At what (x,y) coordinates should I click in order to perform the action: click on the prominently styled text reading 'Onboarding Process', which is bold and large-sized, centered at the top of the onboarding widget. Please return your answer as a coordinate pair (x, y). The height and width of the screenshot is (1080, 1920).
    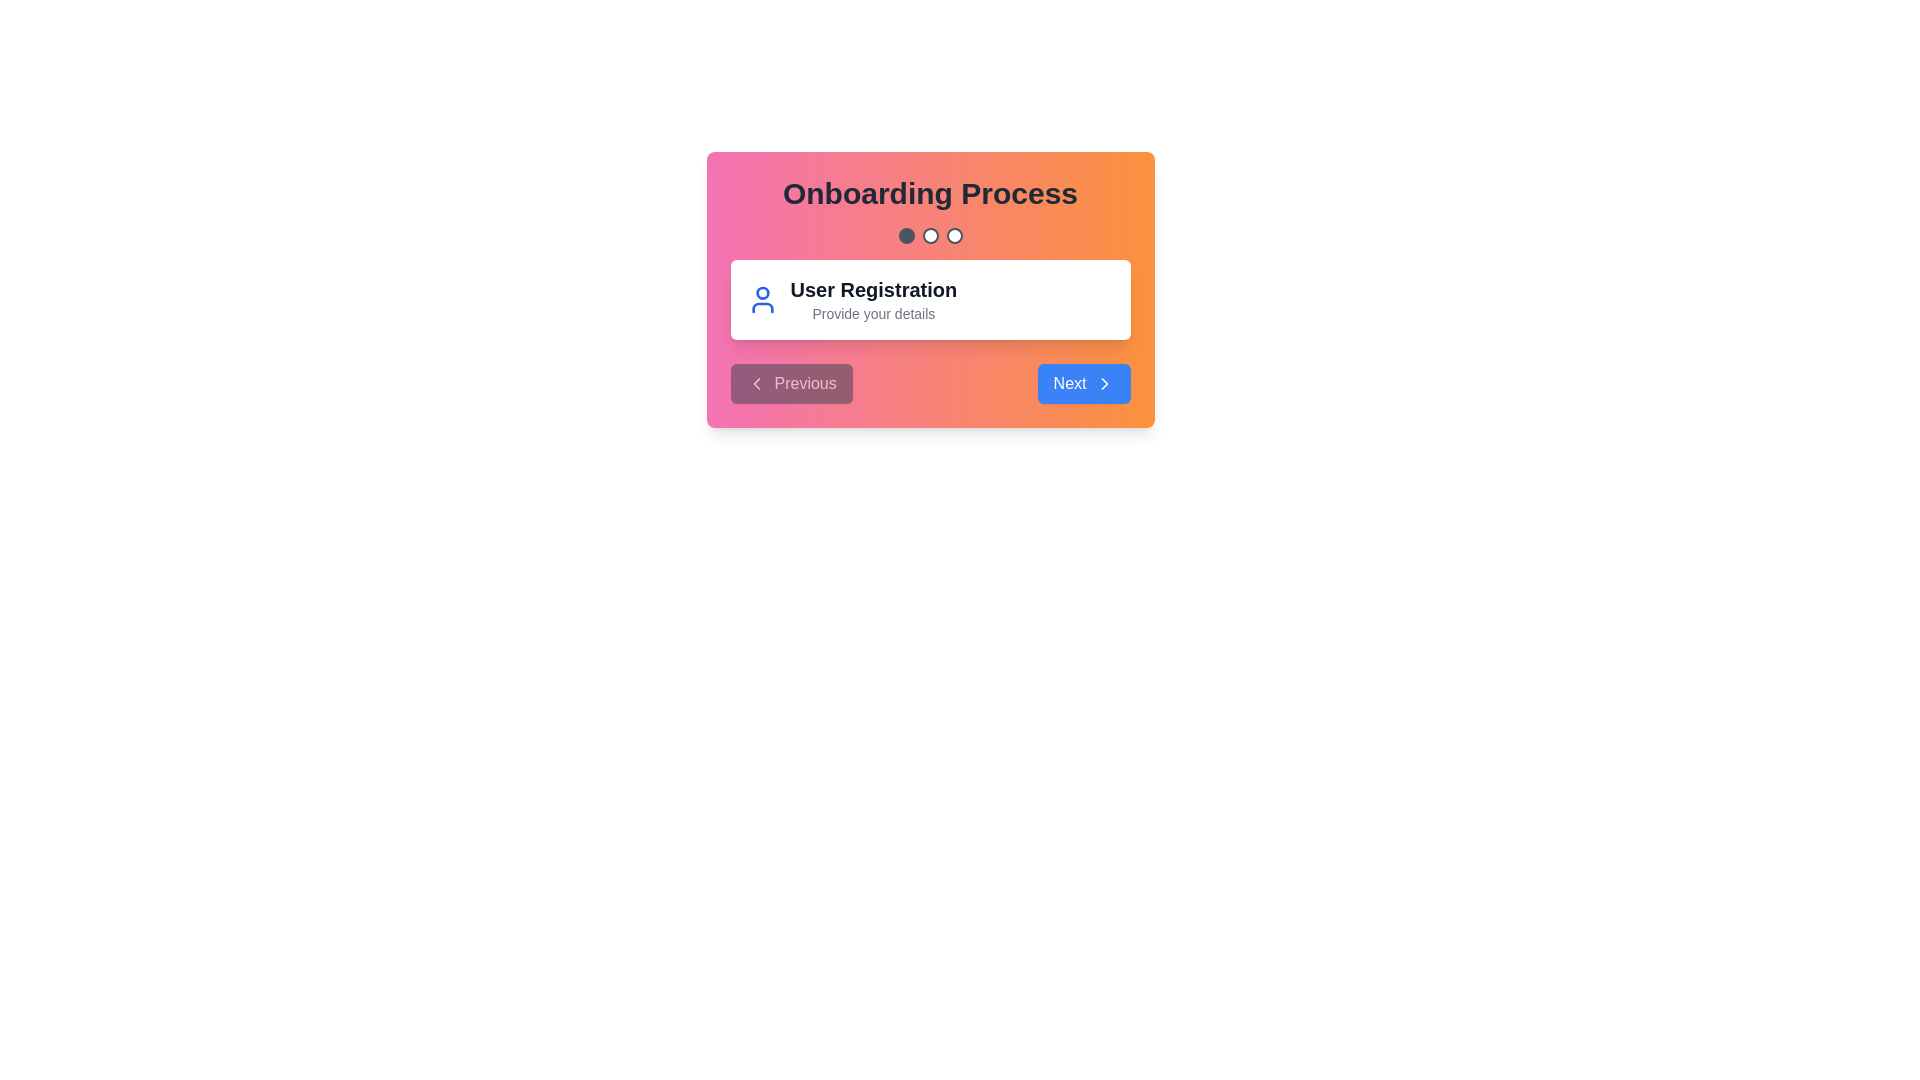
    Looking at the image, I should click on (929, 193).